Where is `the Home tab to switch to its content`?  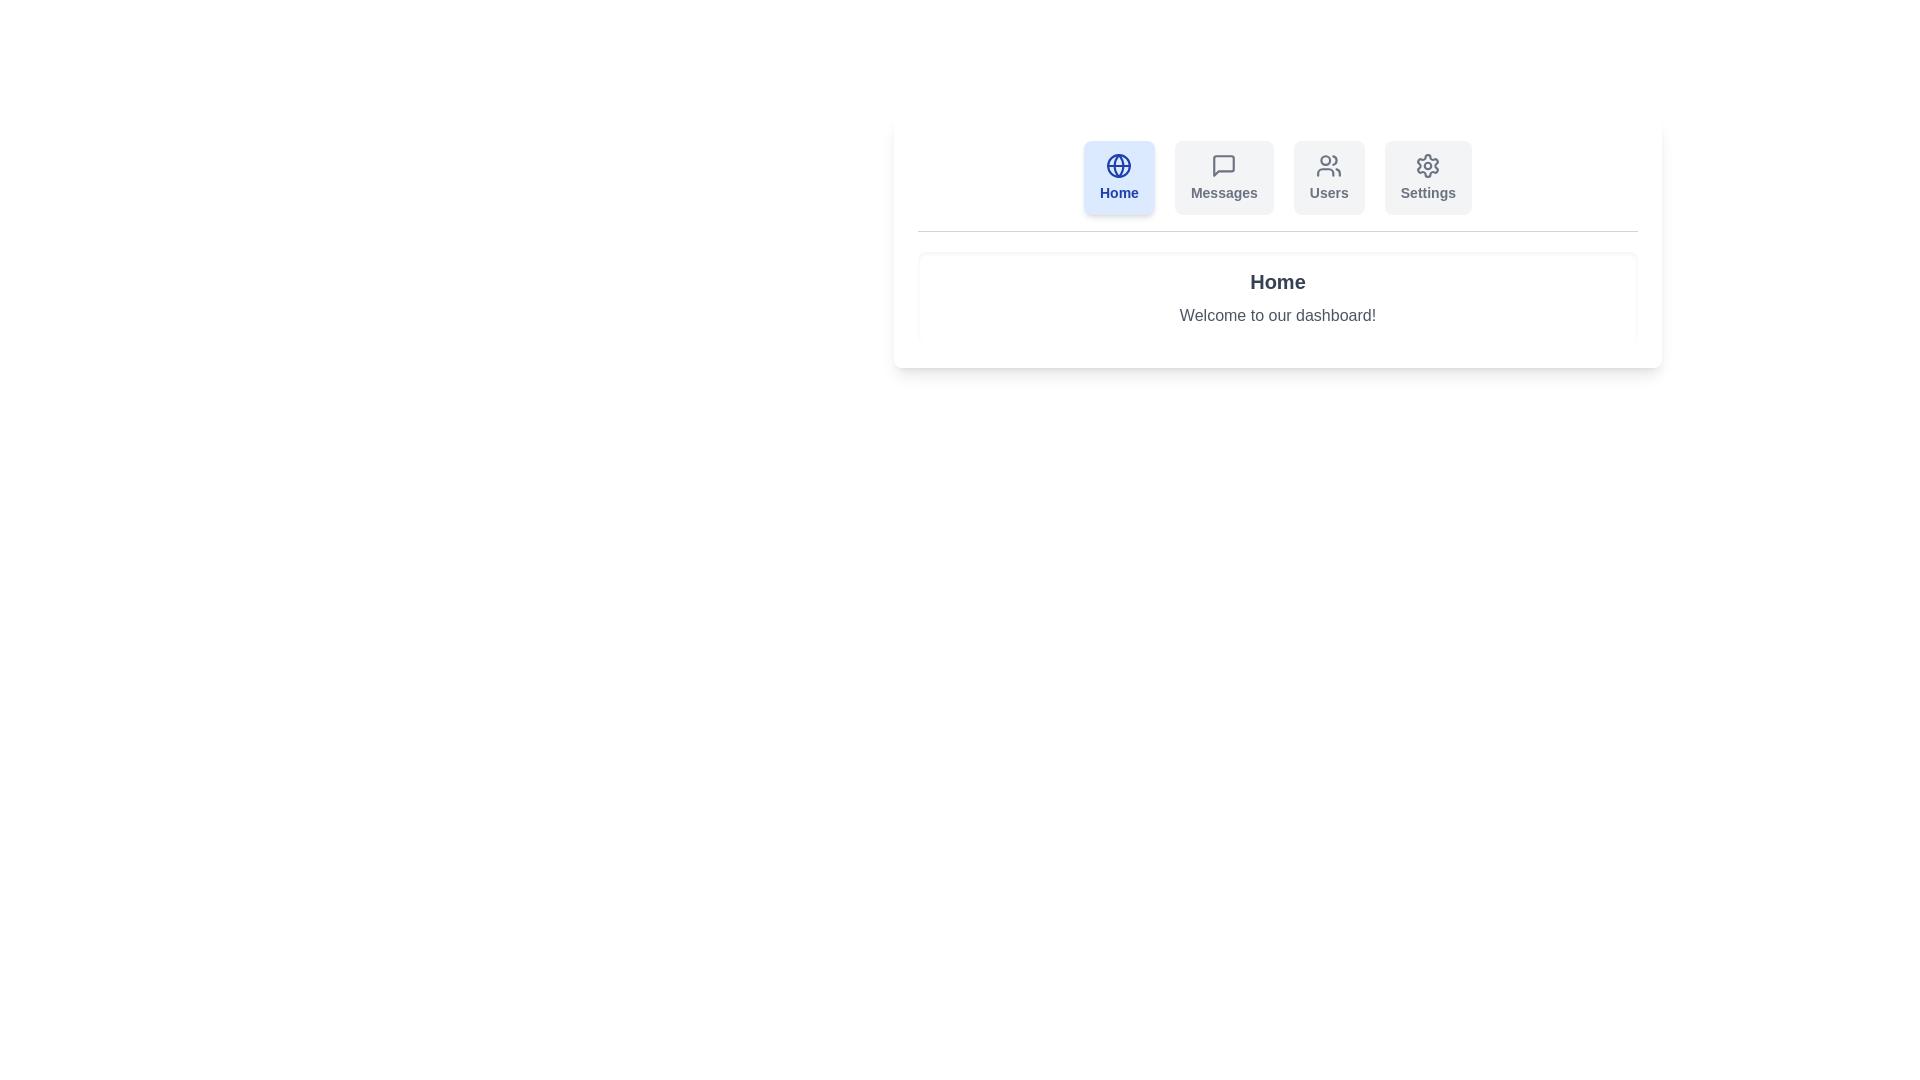 the Home tab to switch to its content is located at coordinates (1117, 176).